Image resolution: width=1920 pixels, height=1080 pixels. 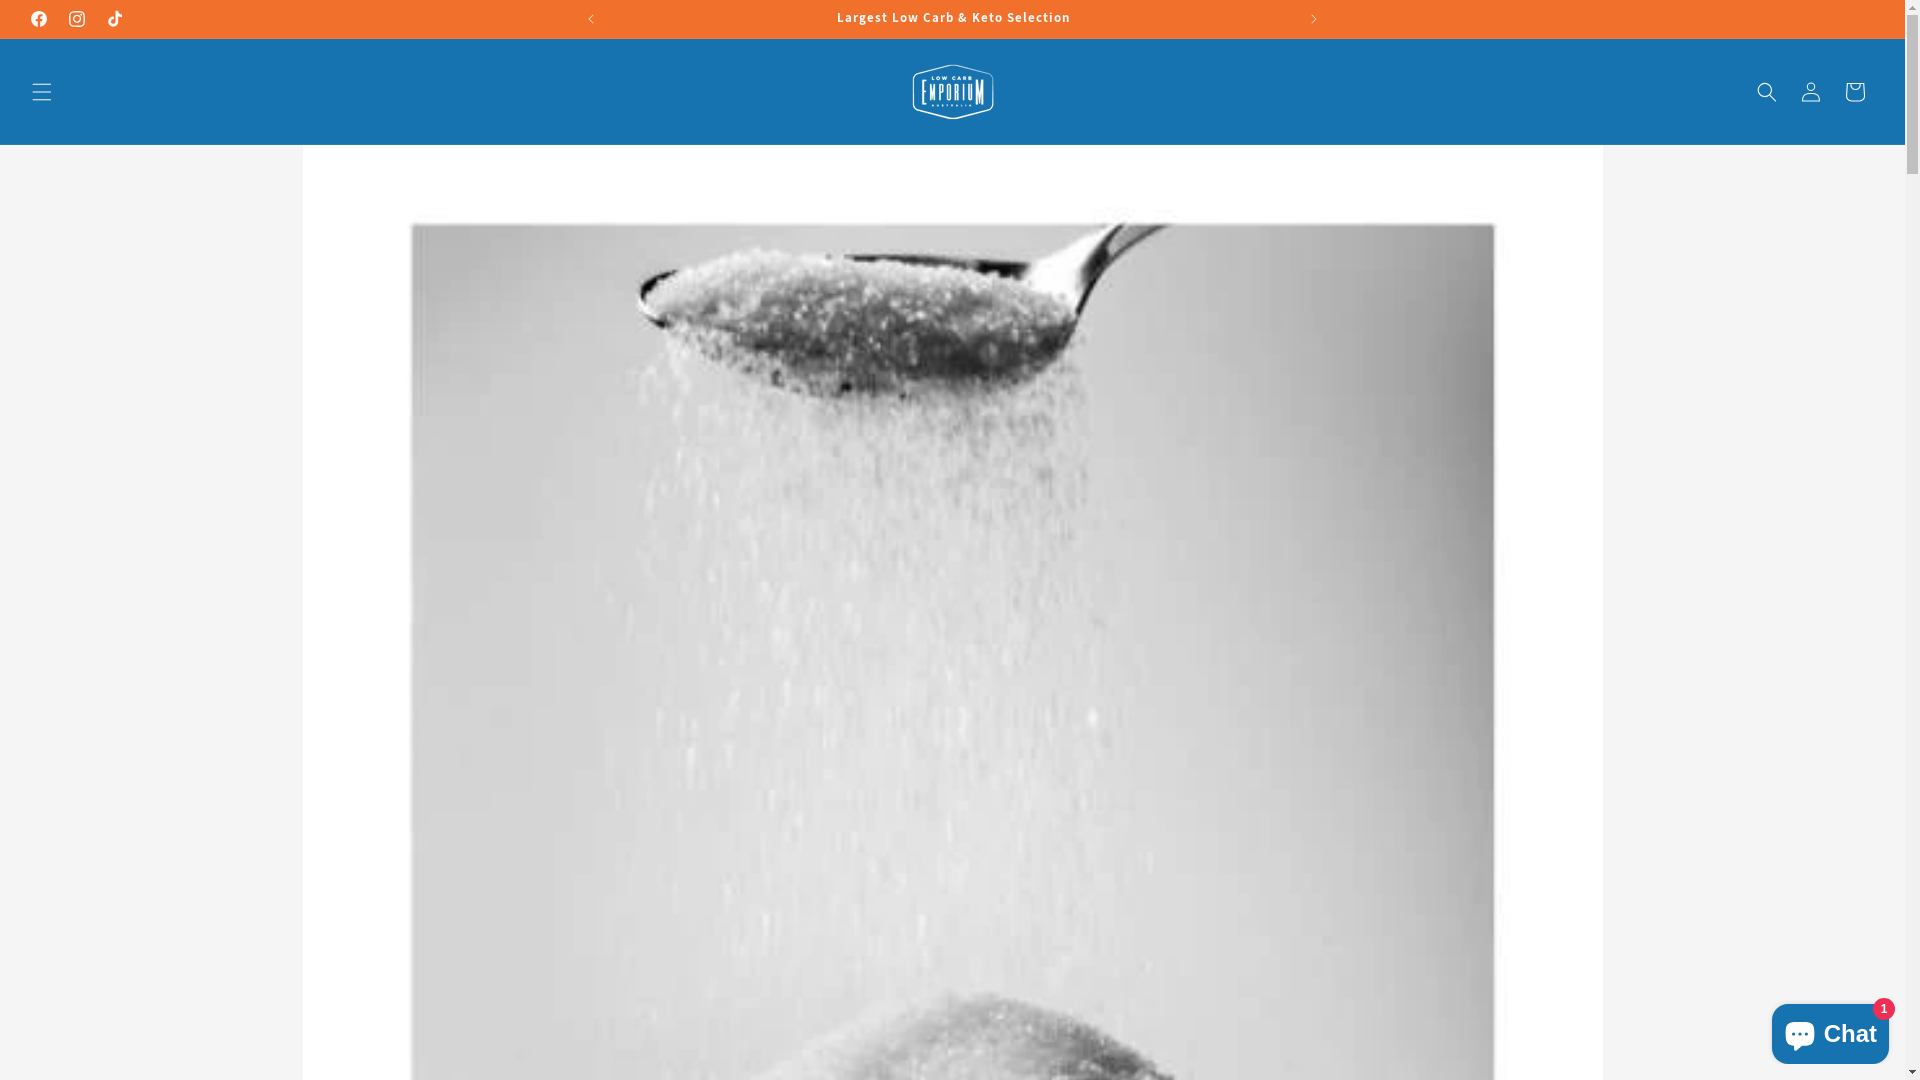 What do you see at coordinates (38, 19) in the screenshot?
I see `'Facebook'` at bounding box center [38, 19].